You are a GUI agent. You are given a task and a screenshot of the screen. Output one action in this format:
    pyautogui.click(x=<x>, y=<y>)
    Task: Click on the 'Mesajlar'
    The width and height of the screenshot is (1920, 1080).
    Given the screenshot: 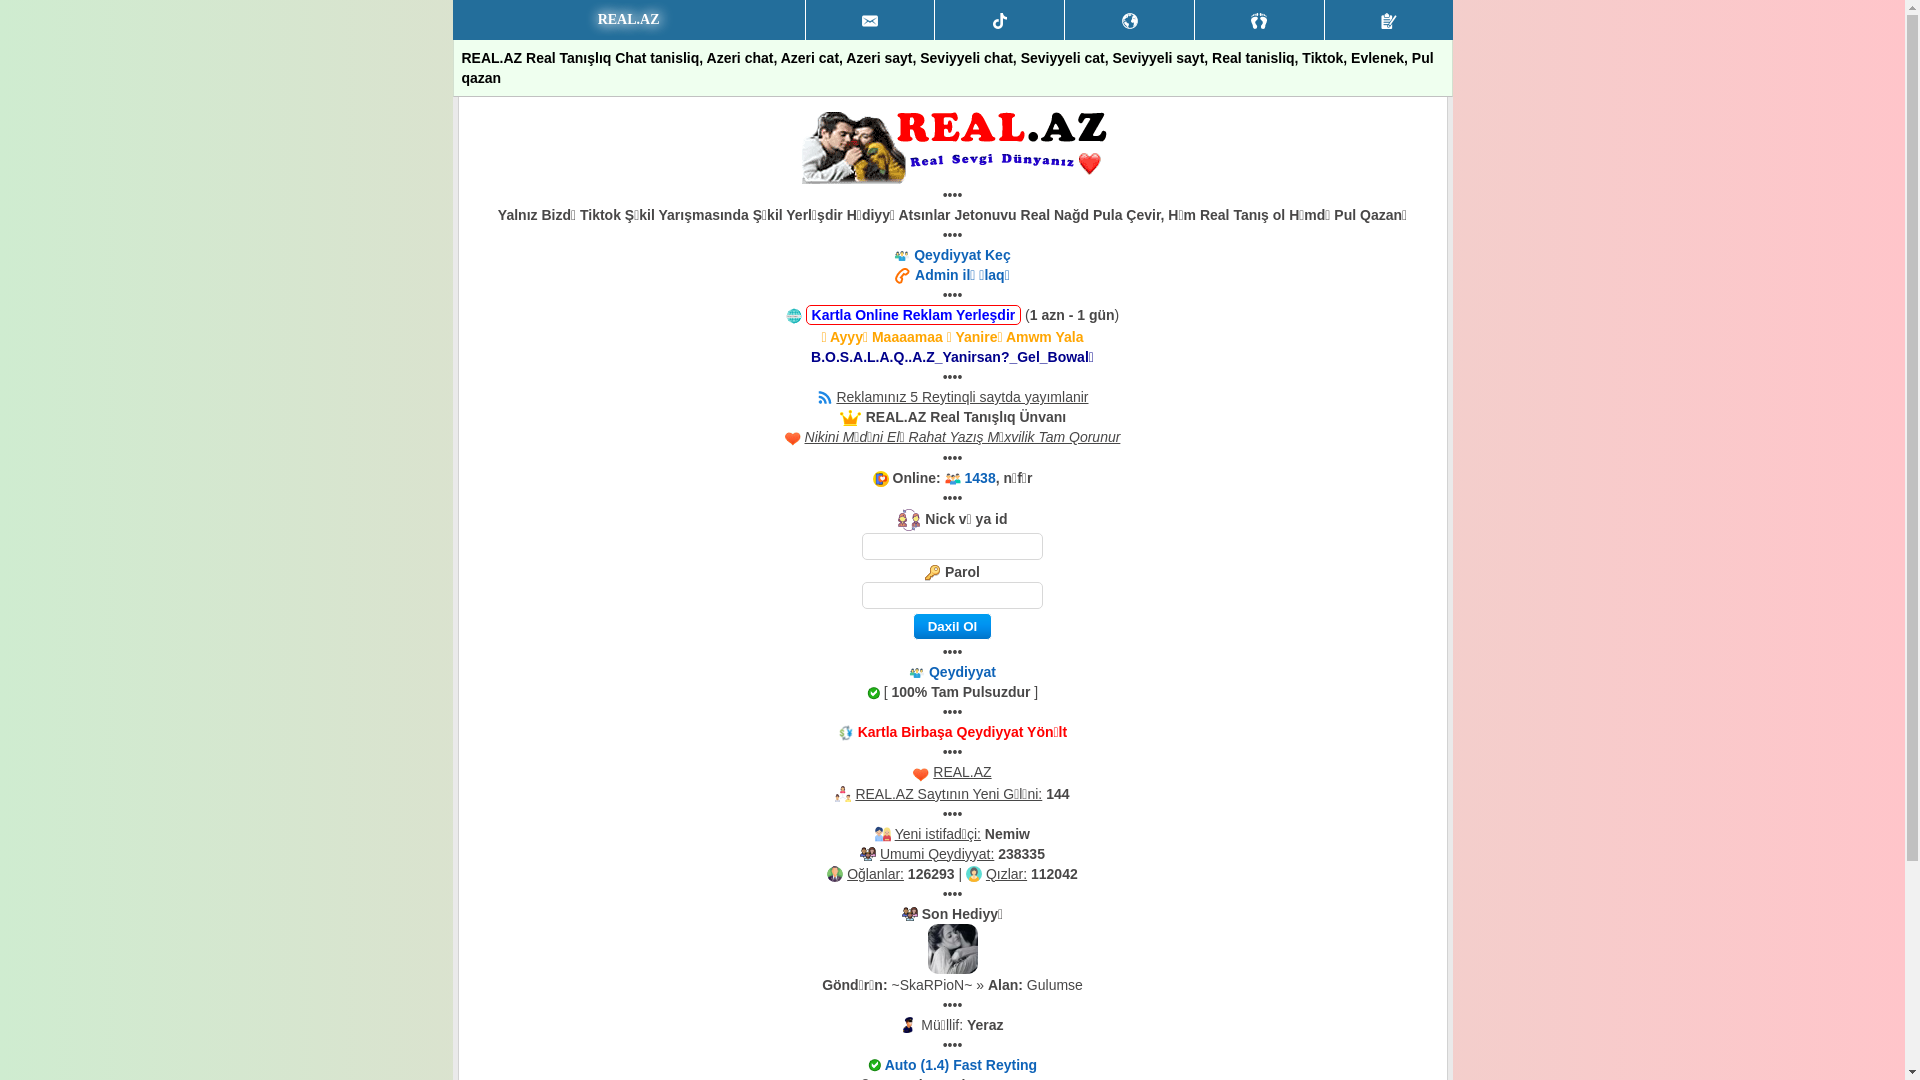 What is the action you would take?
    pyautogui.click(x=806, y=19)
    